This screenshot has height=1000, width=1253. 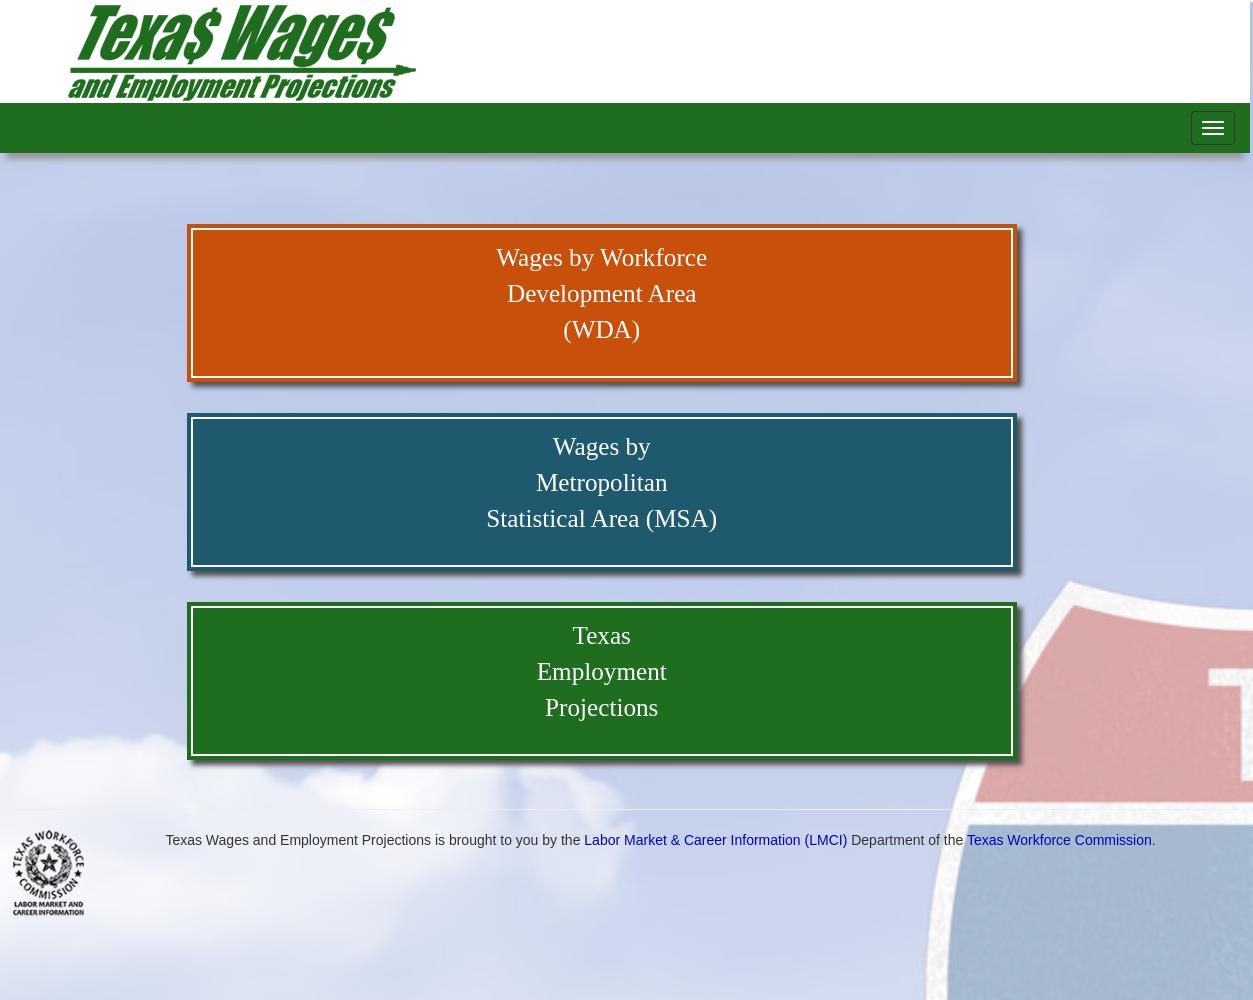 I want to click on 'Metropolitan', so click(x=600, y=481).